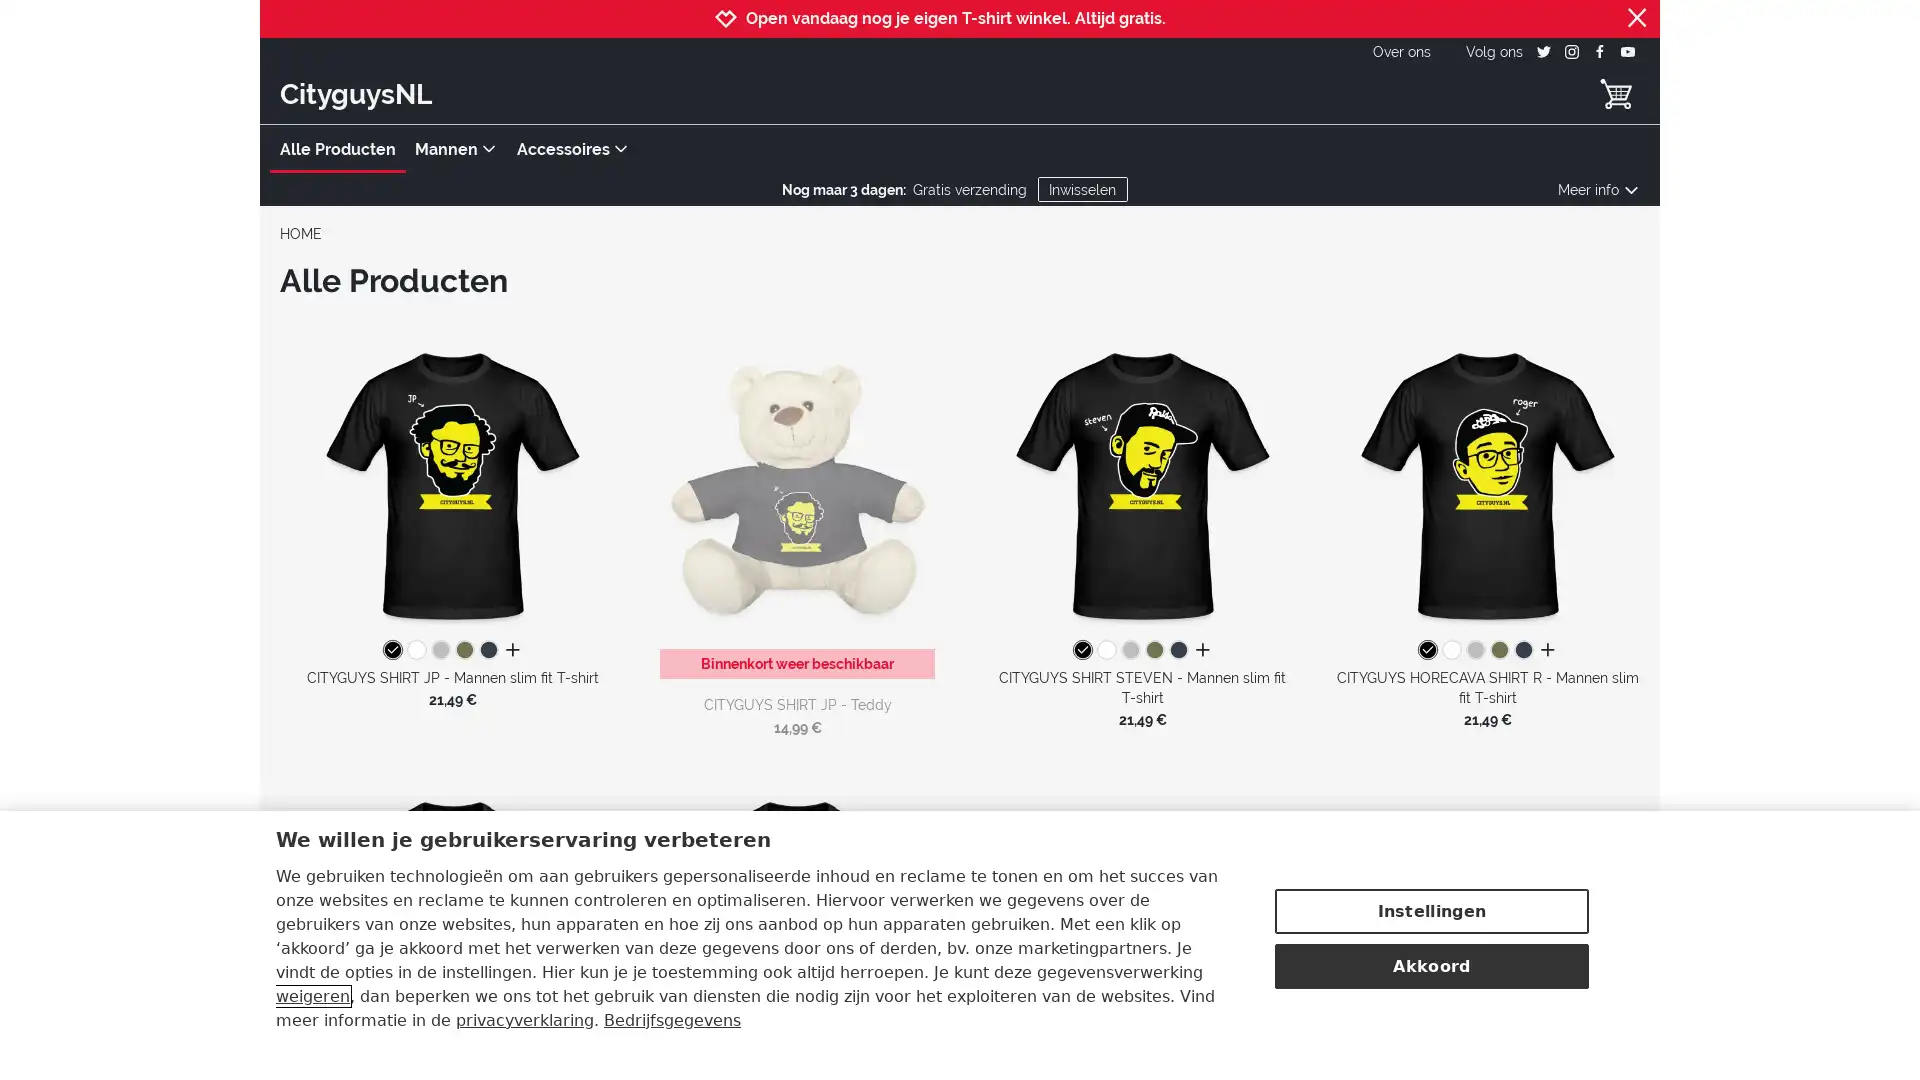 This screenshot has width=1920, height=1080. Describe the element at coordinates (1498, 651) in the screenshot. I see `kakigroen` at that location.